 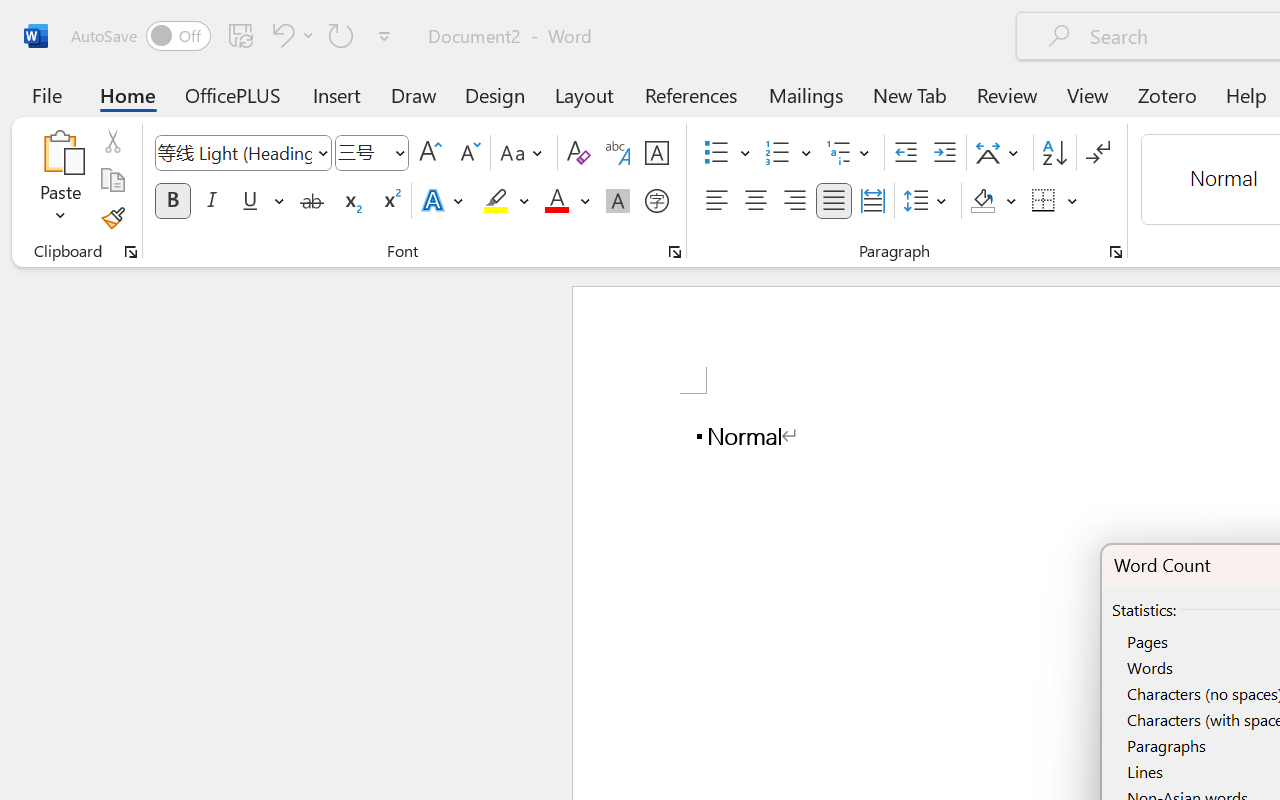 I want to click on 'Paragraph...', so click(x=1114, y=251).